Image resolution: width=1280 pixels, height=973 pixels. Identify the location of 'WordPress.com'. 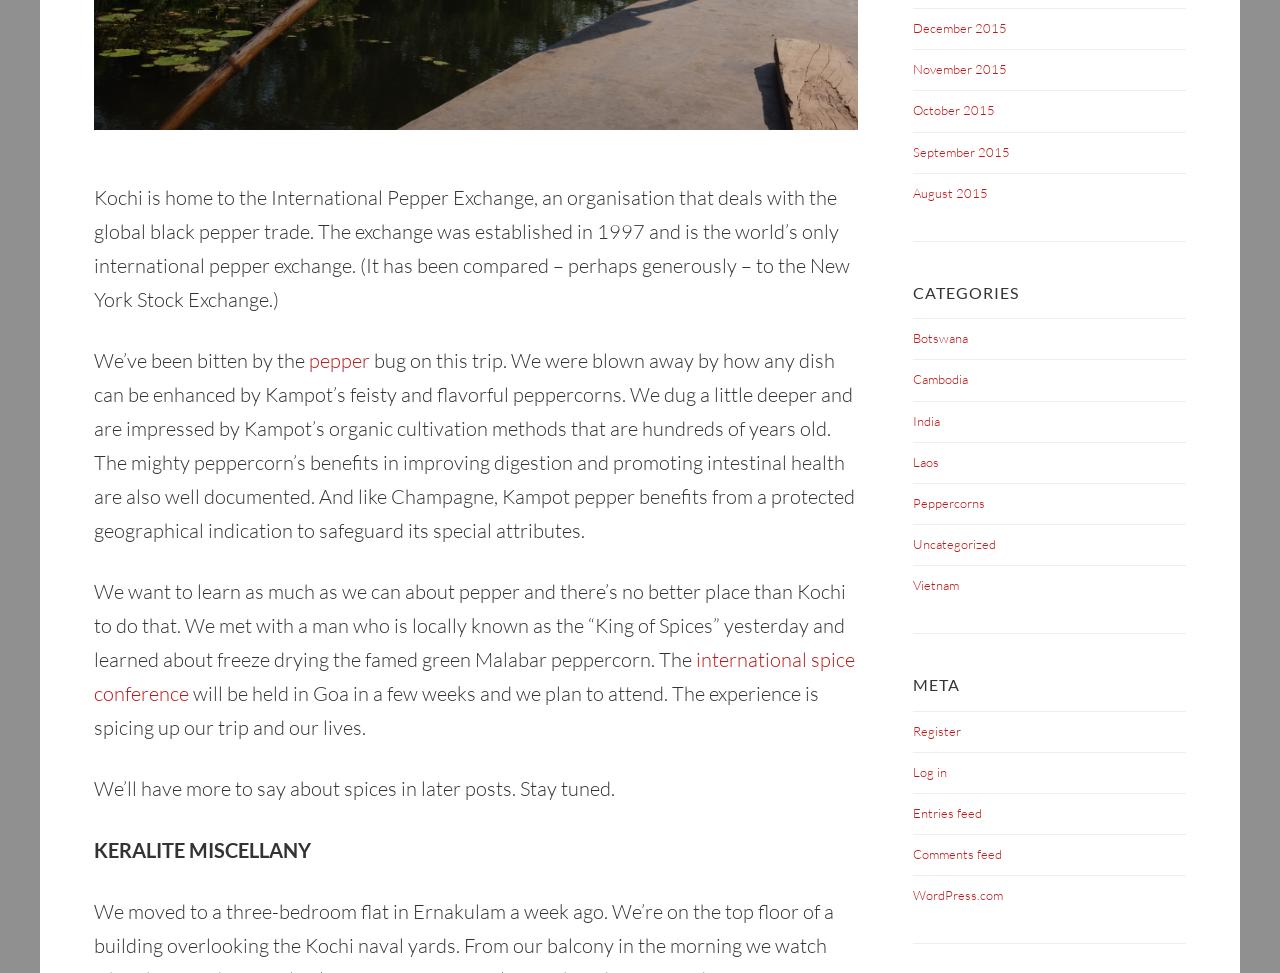
(956, 894).